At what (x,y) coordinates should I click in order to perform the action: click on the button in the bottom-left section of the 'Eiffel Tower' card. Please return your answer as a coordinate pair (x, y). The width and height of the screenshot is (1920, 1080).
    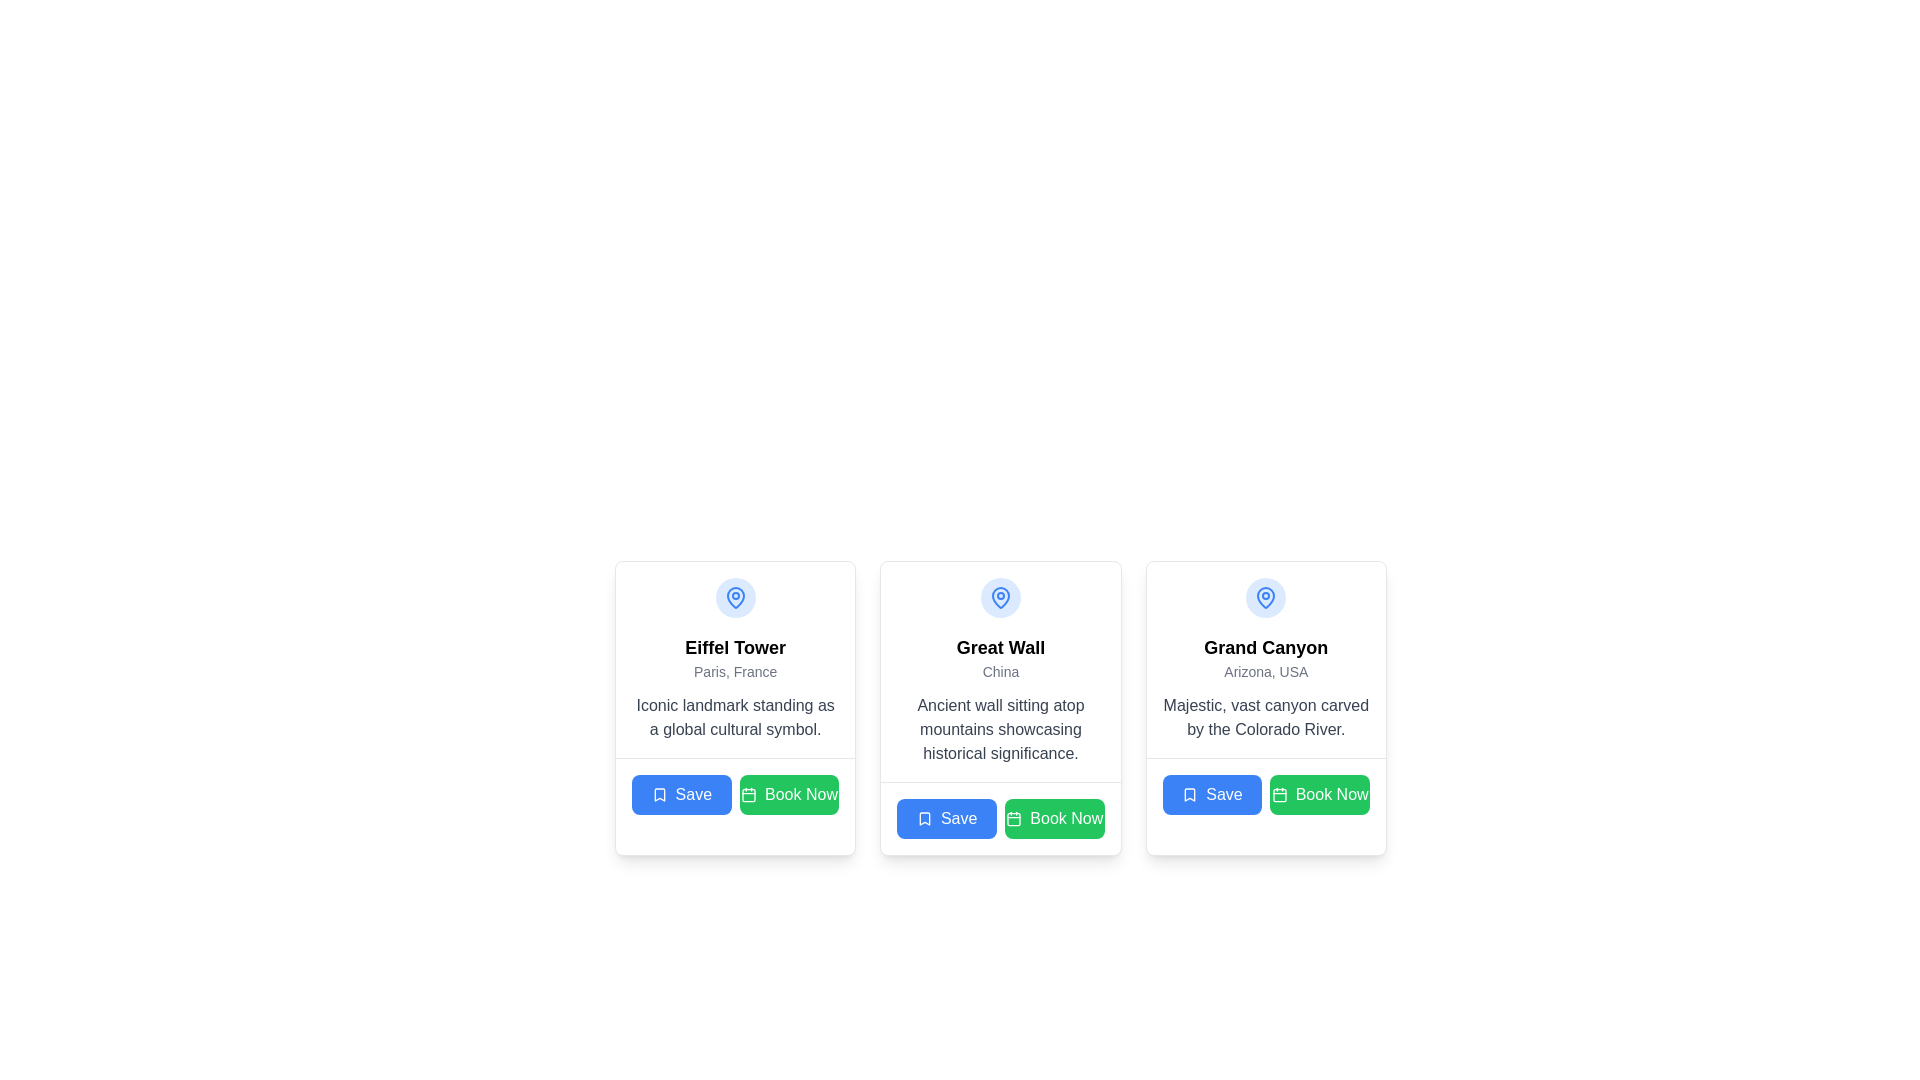
    Looking at the image, I should click on (681, 793).